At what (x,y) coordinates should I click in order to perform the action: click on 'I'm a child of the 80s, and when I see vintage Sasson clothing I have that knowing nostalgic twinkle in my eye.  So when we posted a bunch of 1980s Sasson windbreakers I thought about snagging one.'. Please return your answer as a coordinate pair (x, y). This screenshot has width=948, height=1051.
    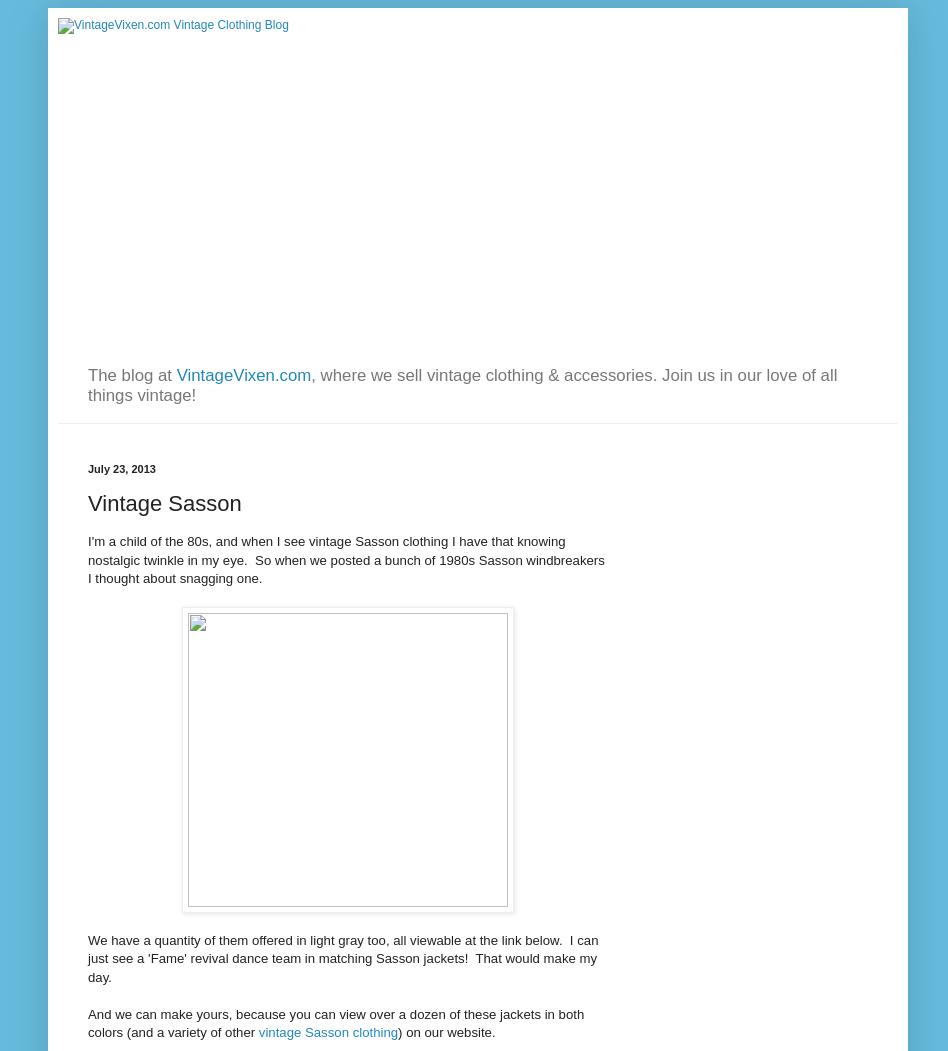
    Looking at the image, I should click on (346, 558).